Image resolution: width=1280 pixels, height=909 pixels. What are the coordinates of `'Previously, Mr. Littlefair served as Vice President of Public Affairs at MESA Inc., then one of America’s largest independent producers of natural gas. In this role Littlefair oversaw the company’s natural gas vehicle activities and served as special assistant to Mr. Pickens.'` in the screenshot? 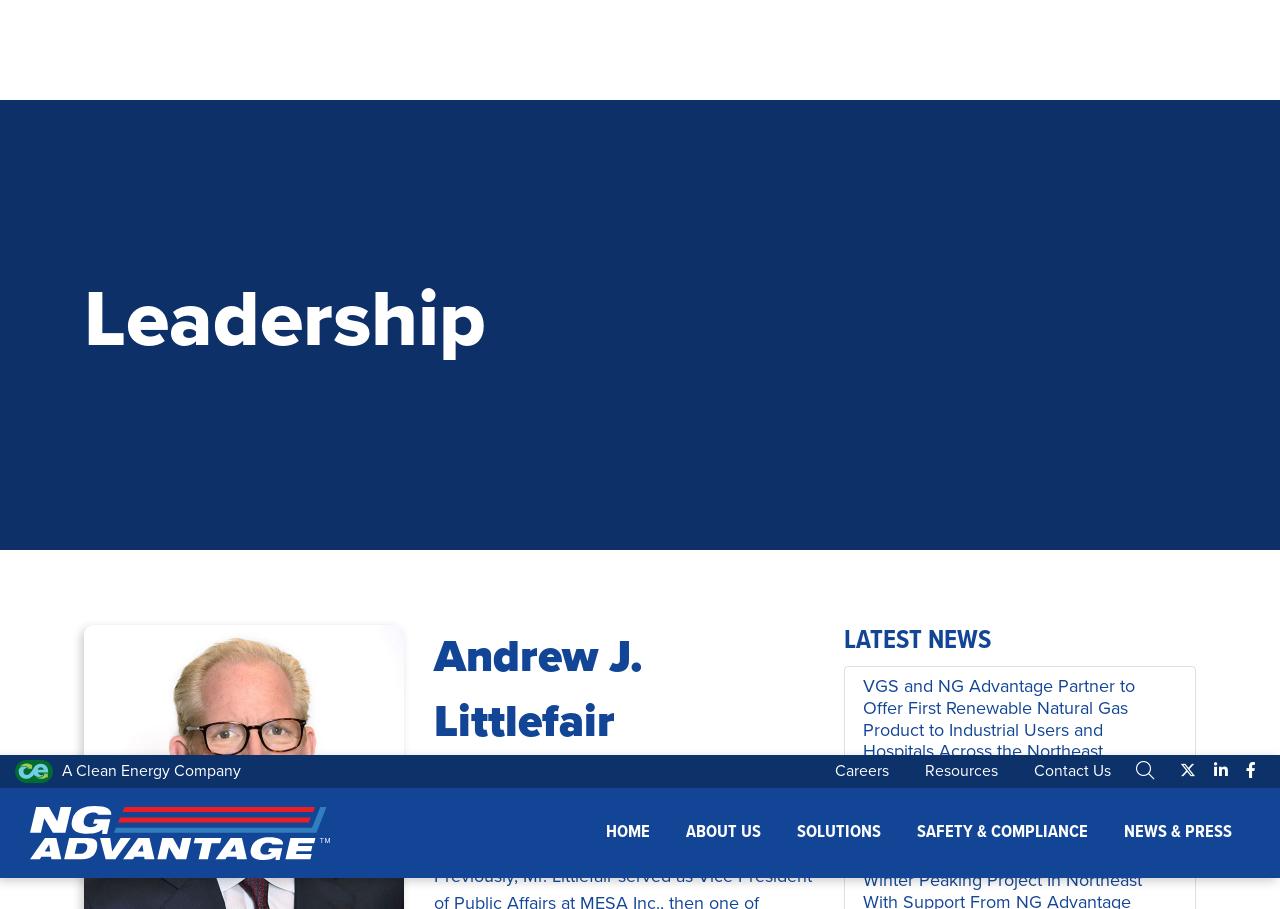 It's located at (445, 154).